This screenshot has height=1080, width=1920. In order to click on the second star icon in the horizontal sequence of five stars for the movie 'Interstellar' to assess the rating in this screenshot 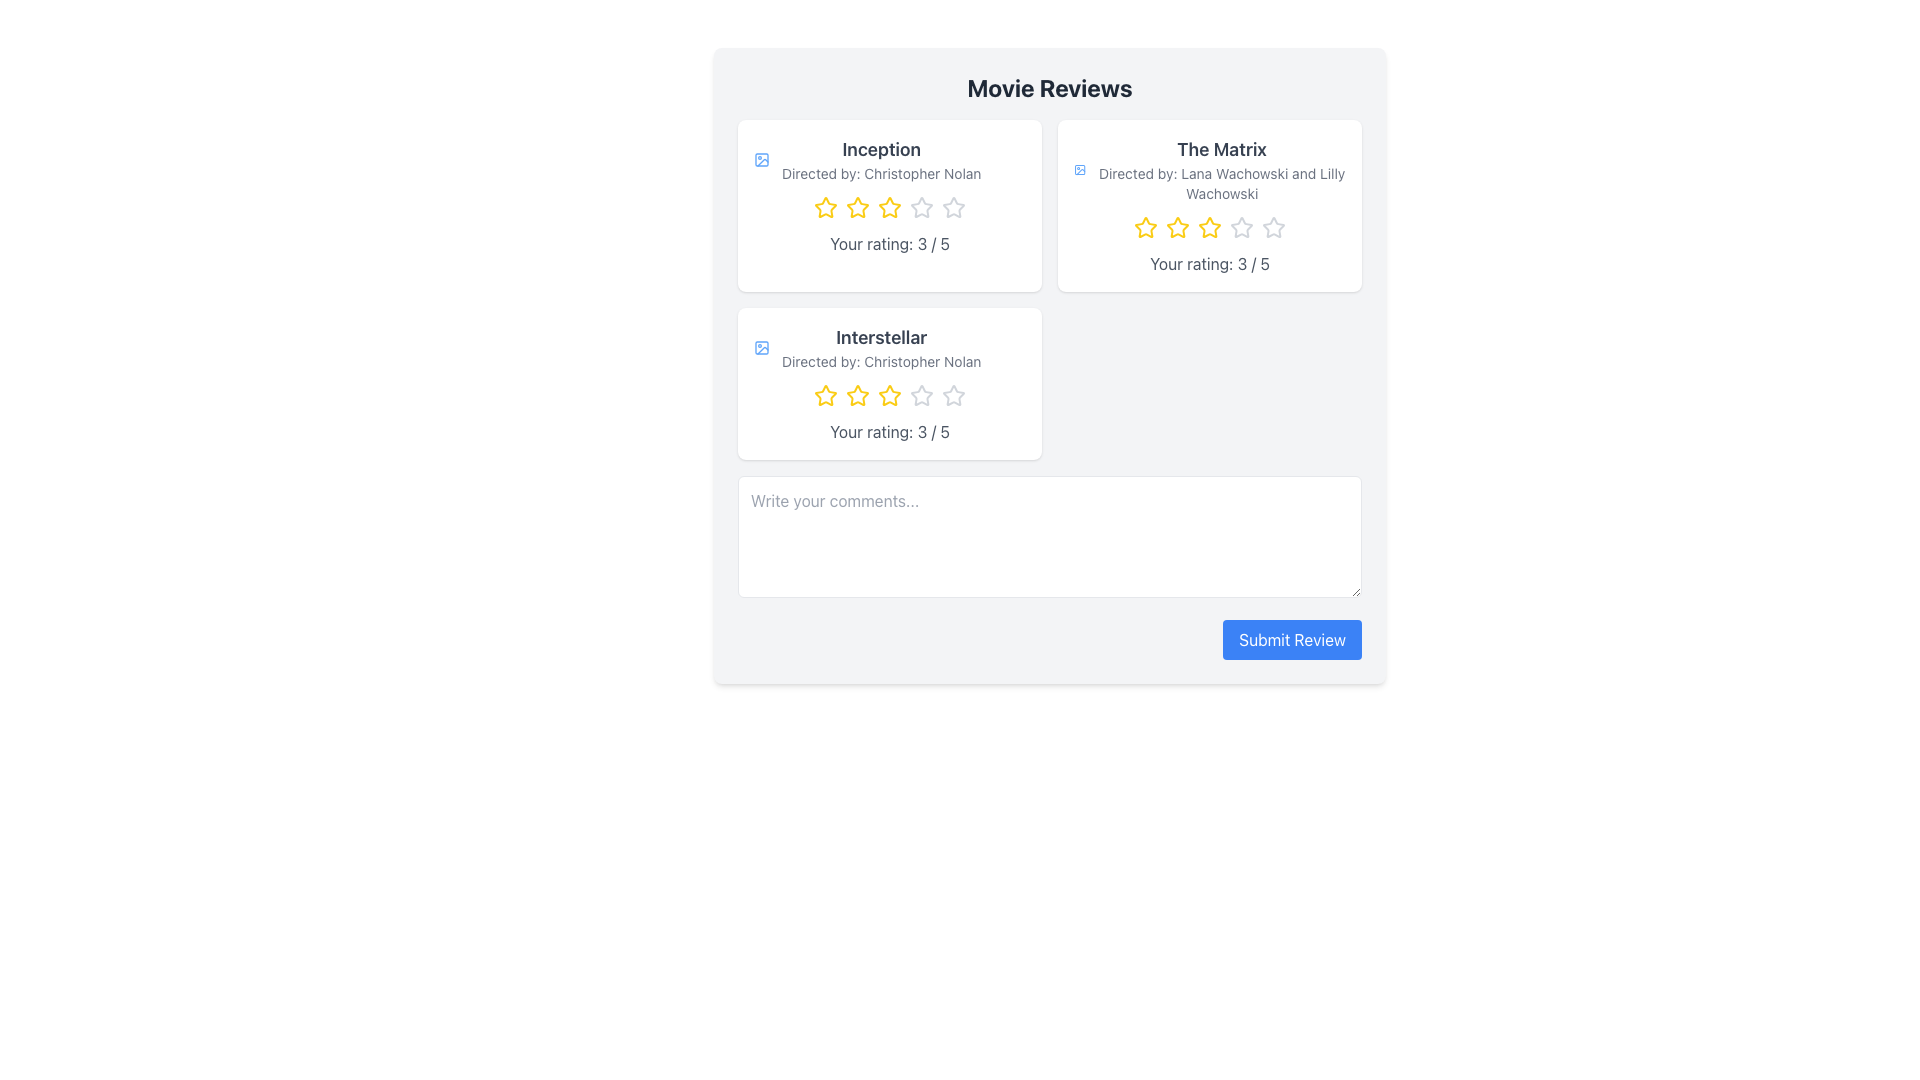, I will do `click(858, 395)`.